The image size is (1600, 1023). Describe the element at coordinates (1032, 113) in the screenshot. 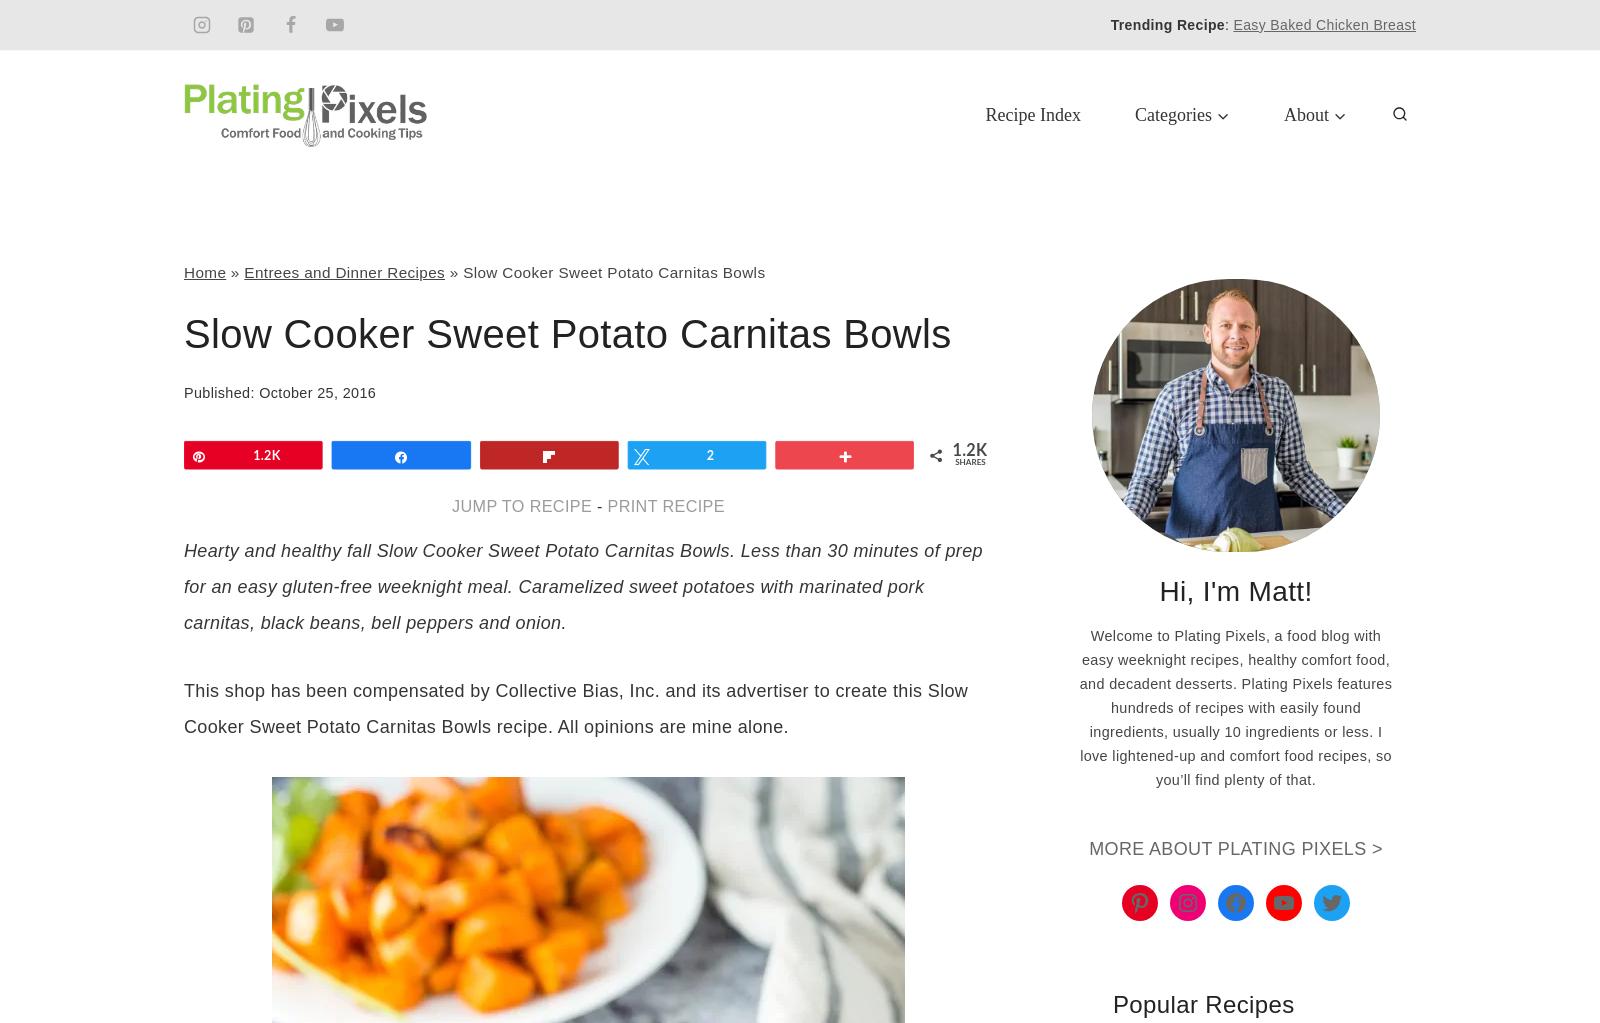

I see `'Recipe Index'` at that location.